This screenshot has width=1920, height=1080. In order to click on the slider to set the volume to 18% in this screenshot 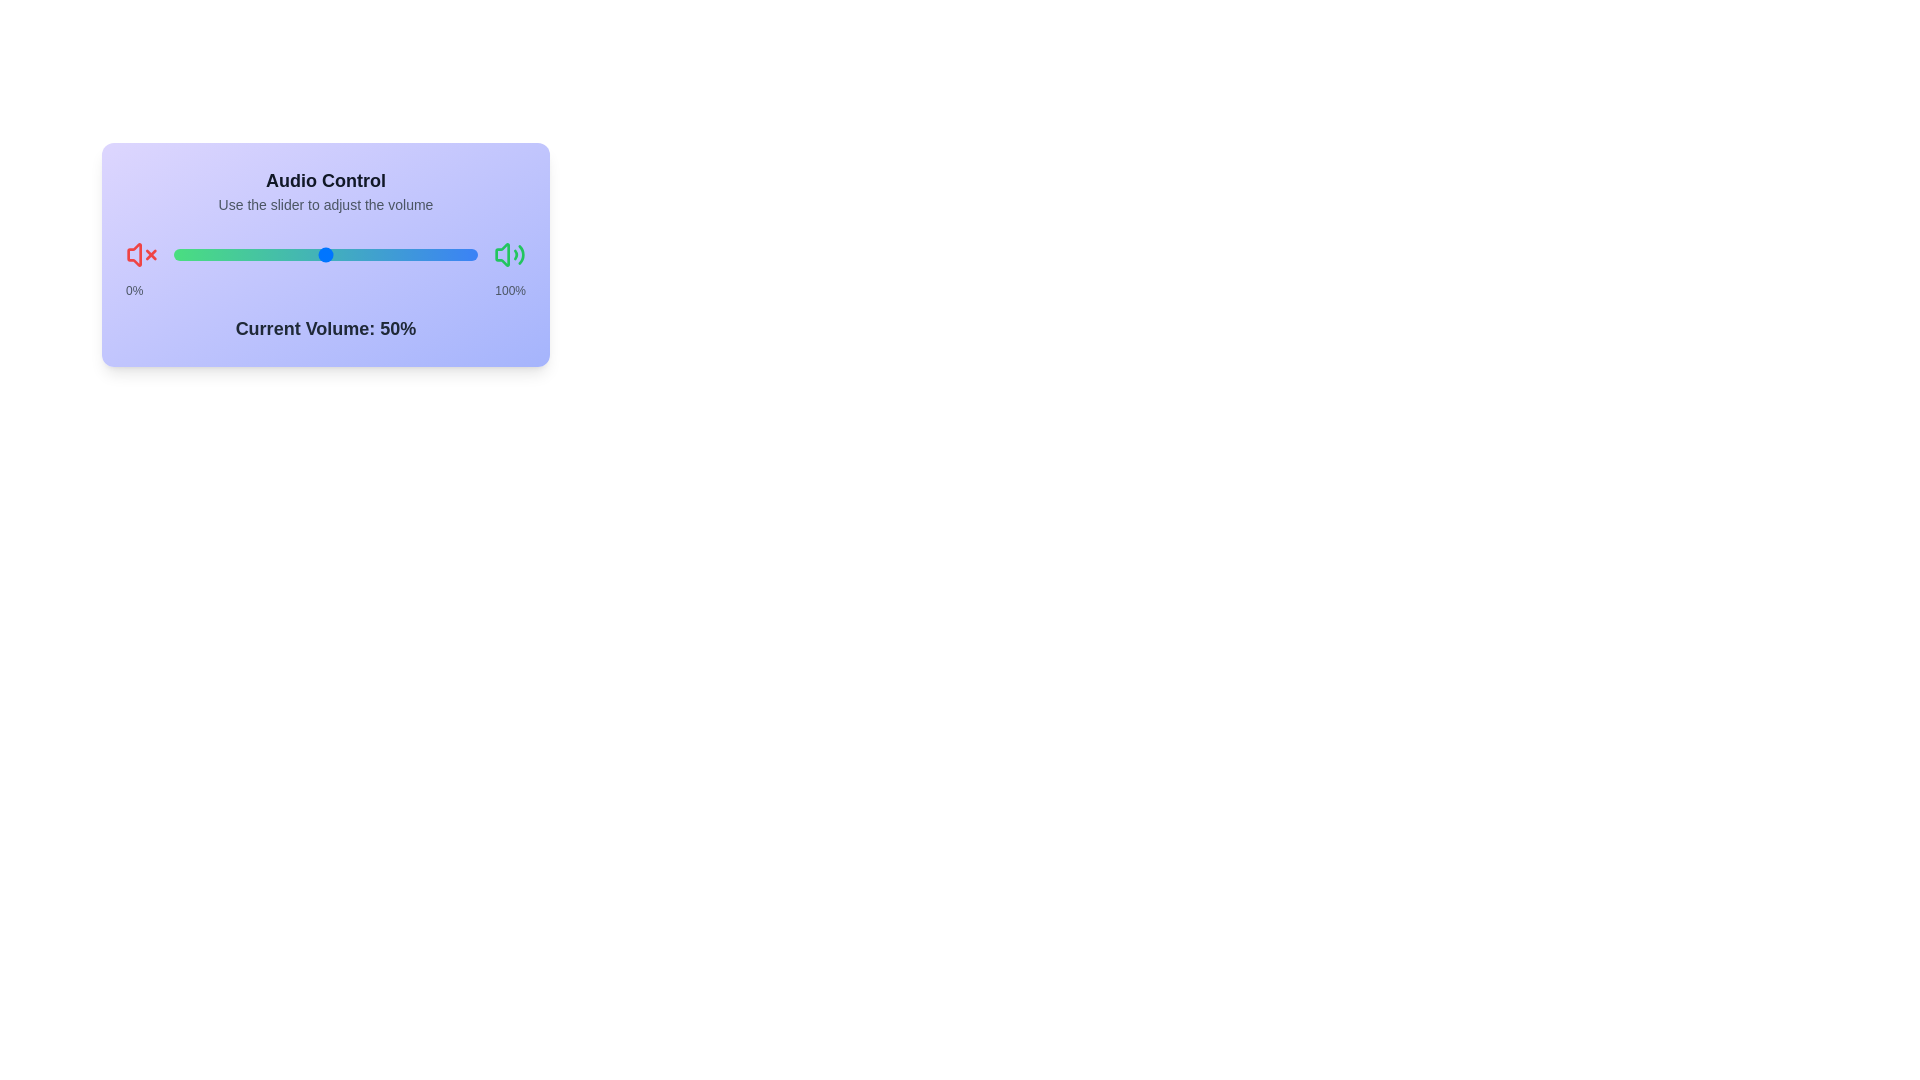, I will do `click(173, 253)`.